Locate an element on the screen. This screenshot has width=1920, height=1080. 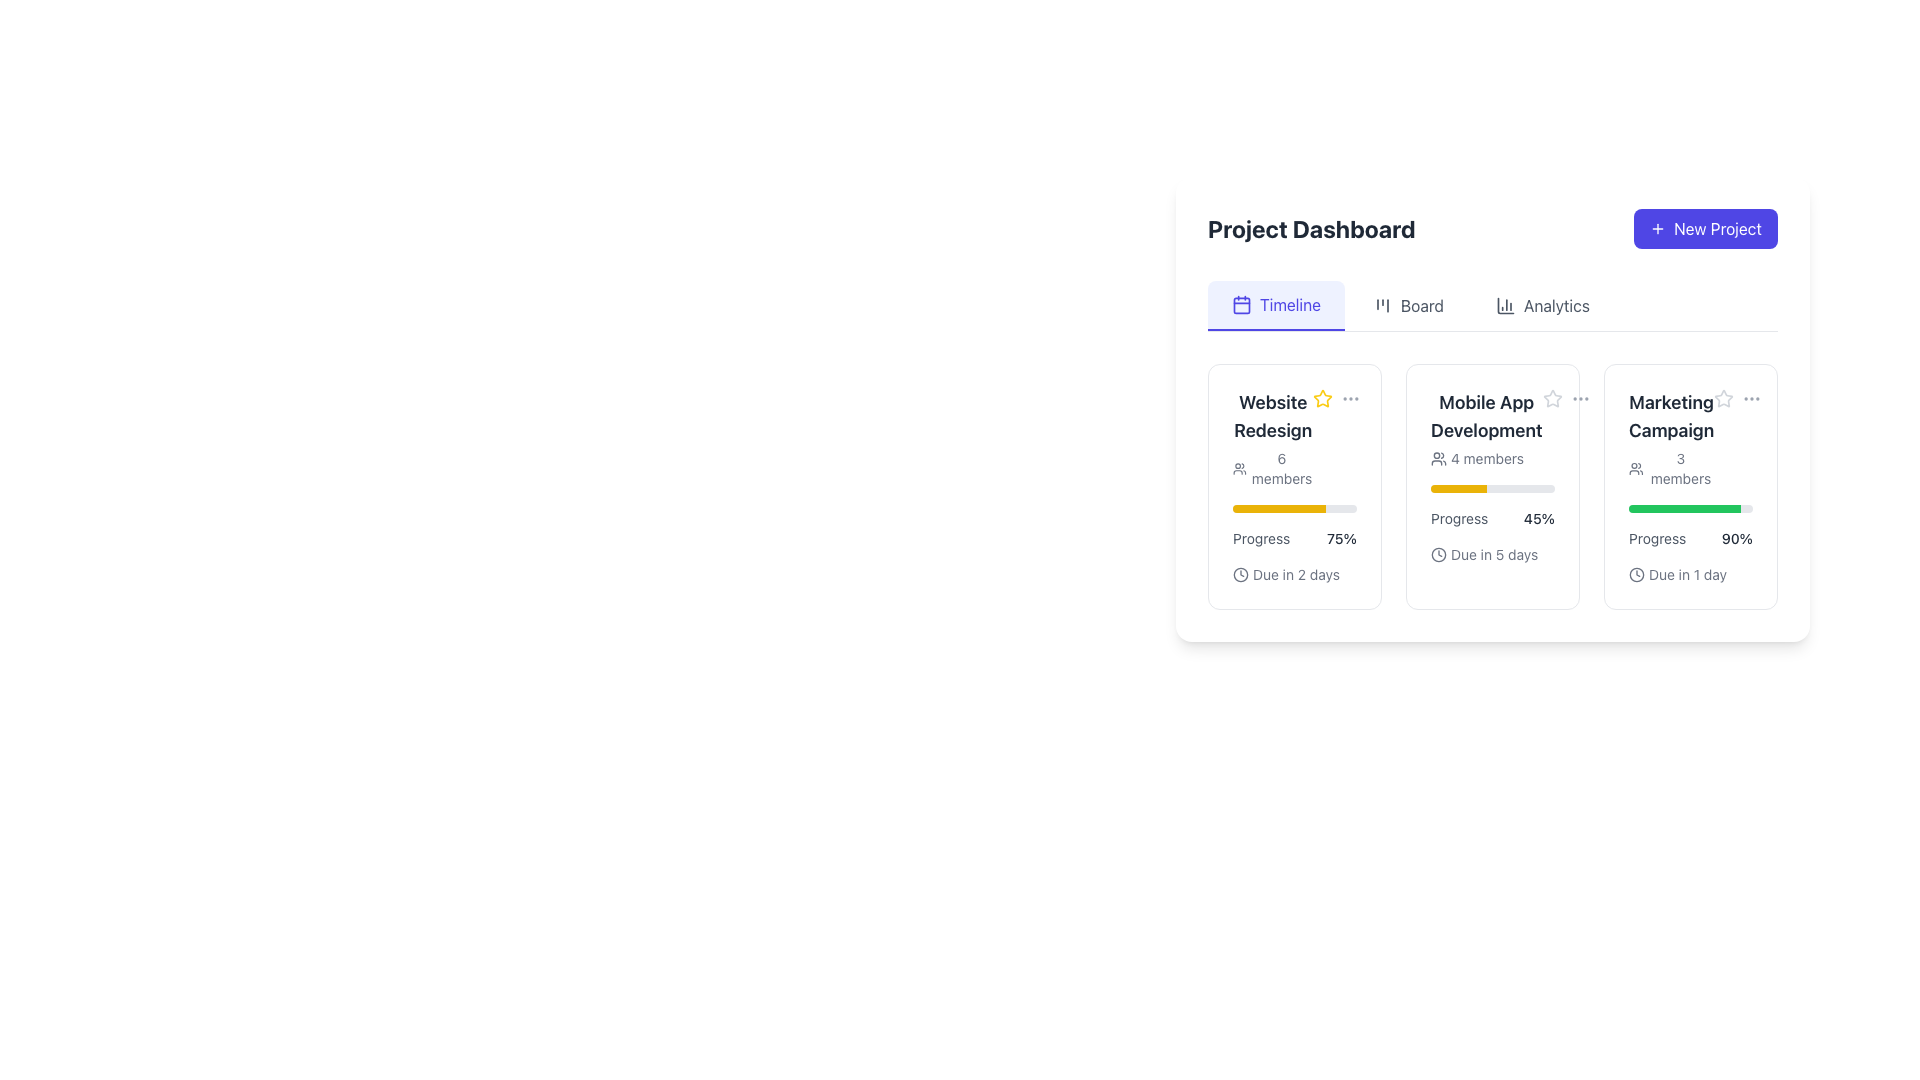
the outlined star icon indicating a non-selected state for the rating system located is located at coordinates (1551, 398).